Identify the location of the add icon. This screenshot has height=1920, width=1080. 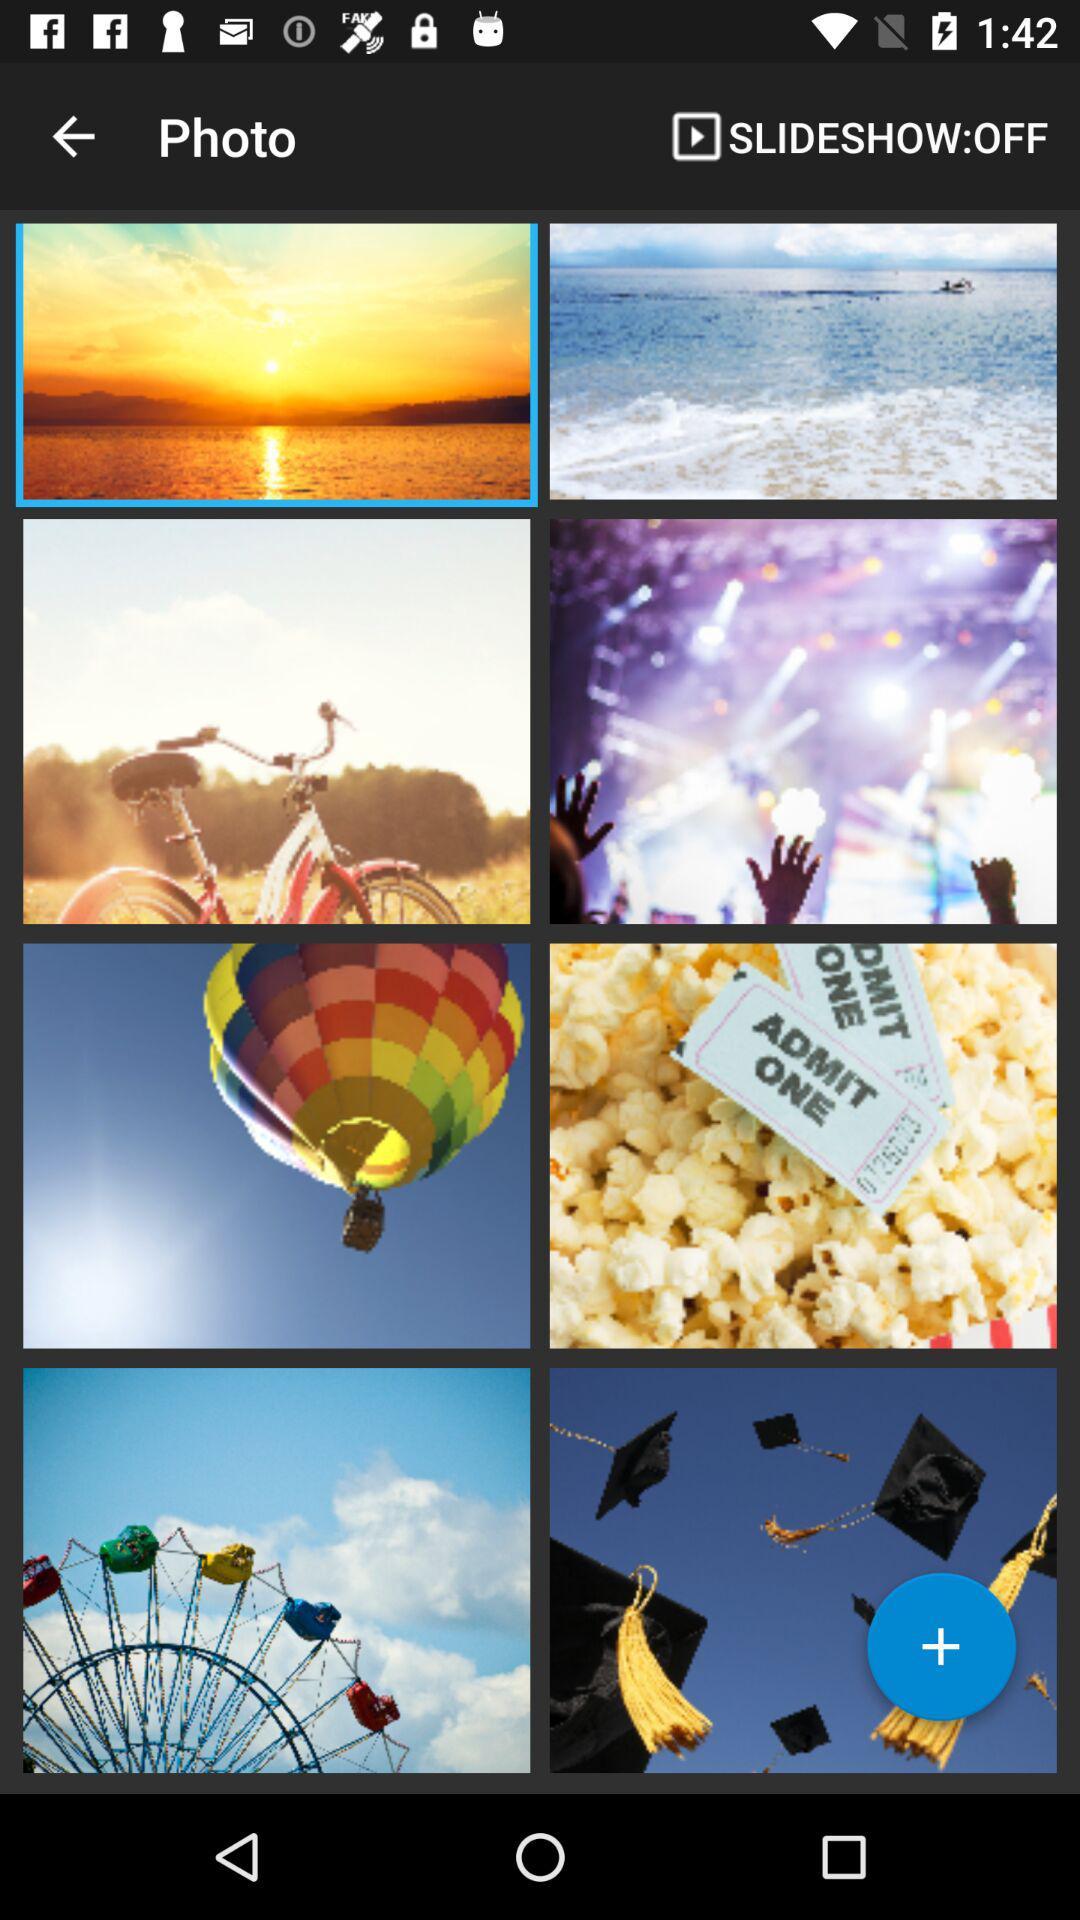
(941, 1654).